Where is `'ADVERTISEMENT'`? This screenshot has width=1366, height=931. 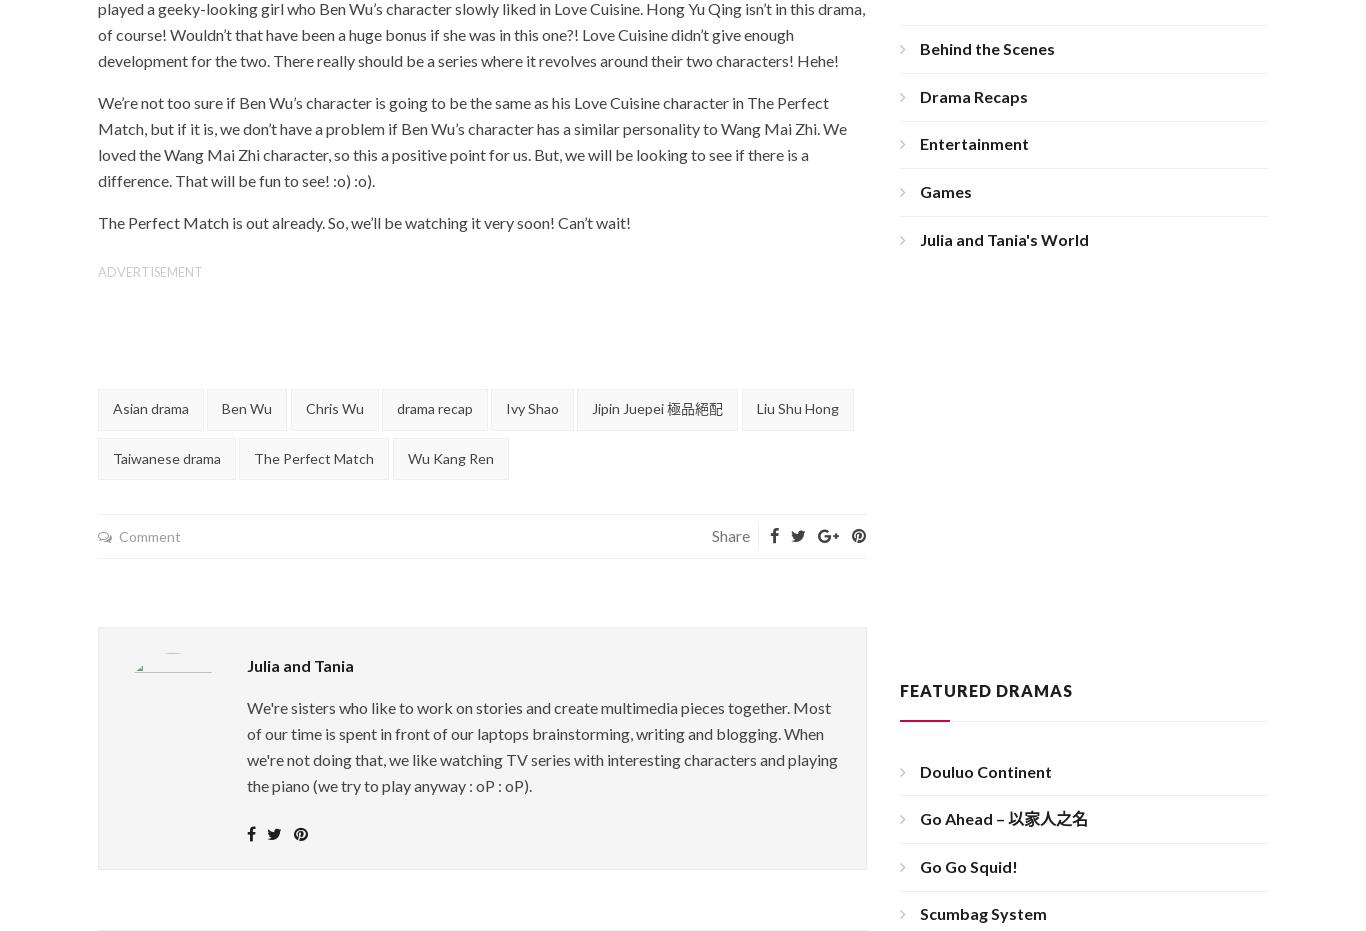
'ADVERTISEMENT' is located at coordinates (149, 270).